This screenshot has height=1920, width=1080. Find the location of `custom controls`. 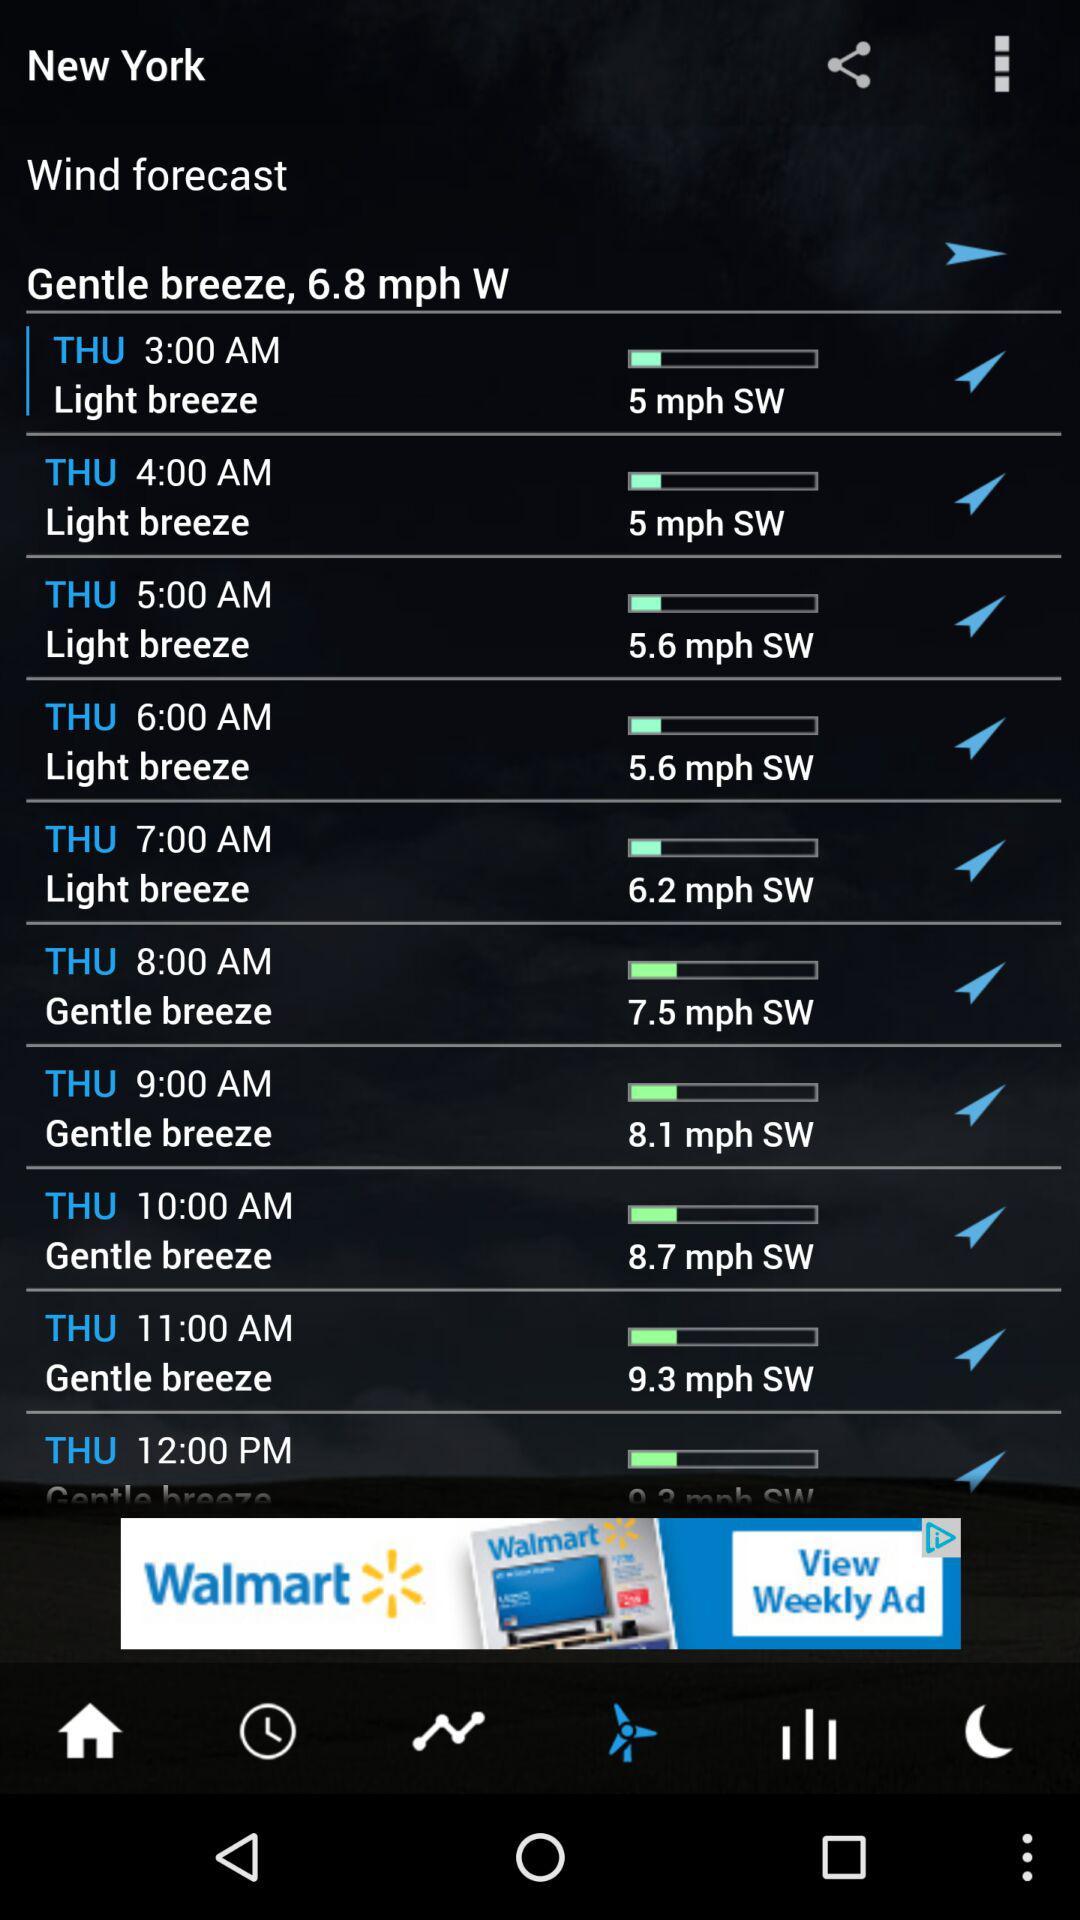

custom controls is located at coordinates (1002, 63).